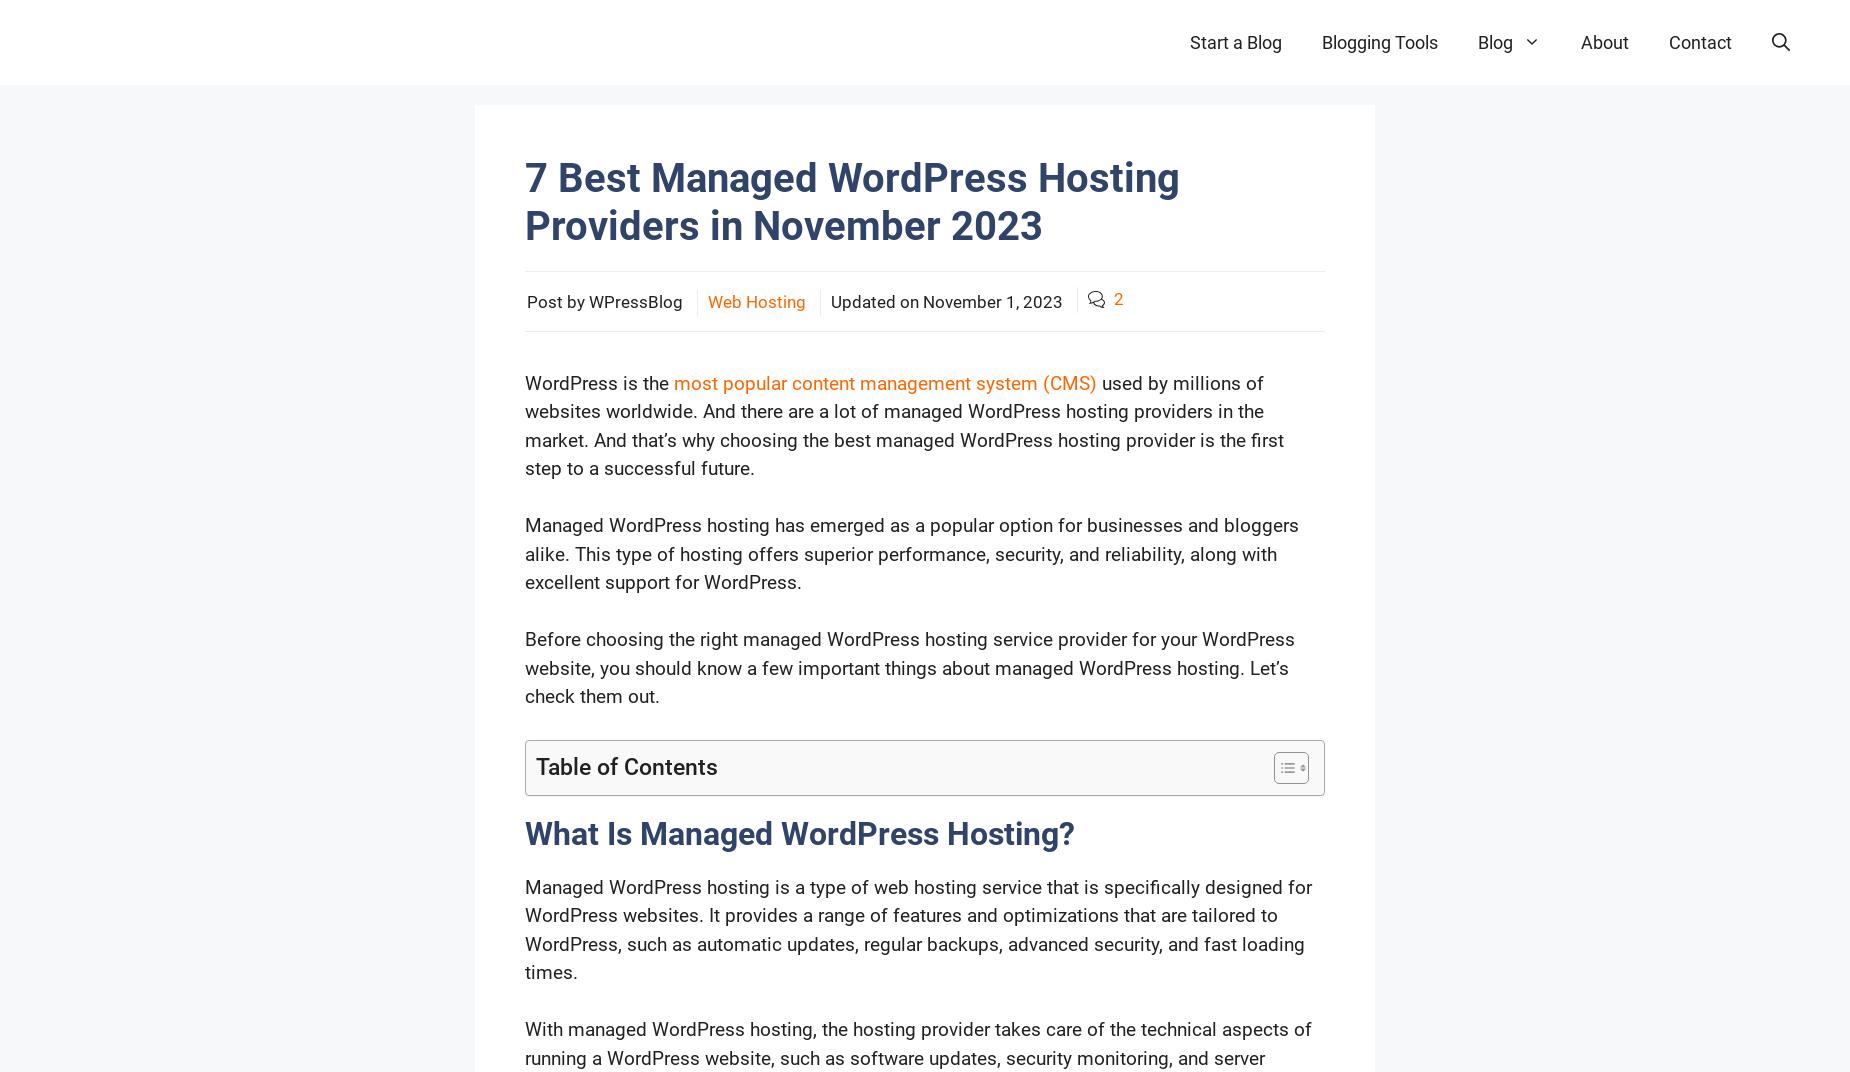  What do you see at coordinates (527, 300) in the screenshot?
I see `'Post by WPressBlog'` at bounding box center [527, 300].